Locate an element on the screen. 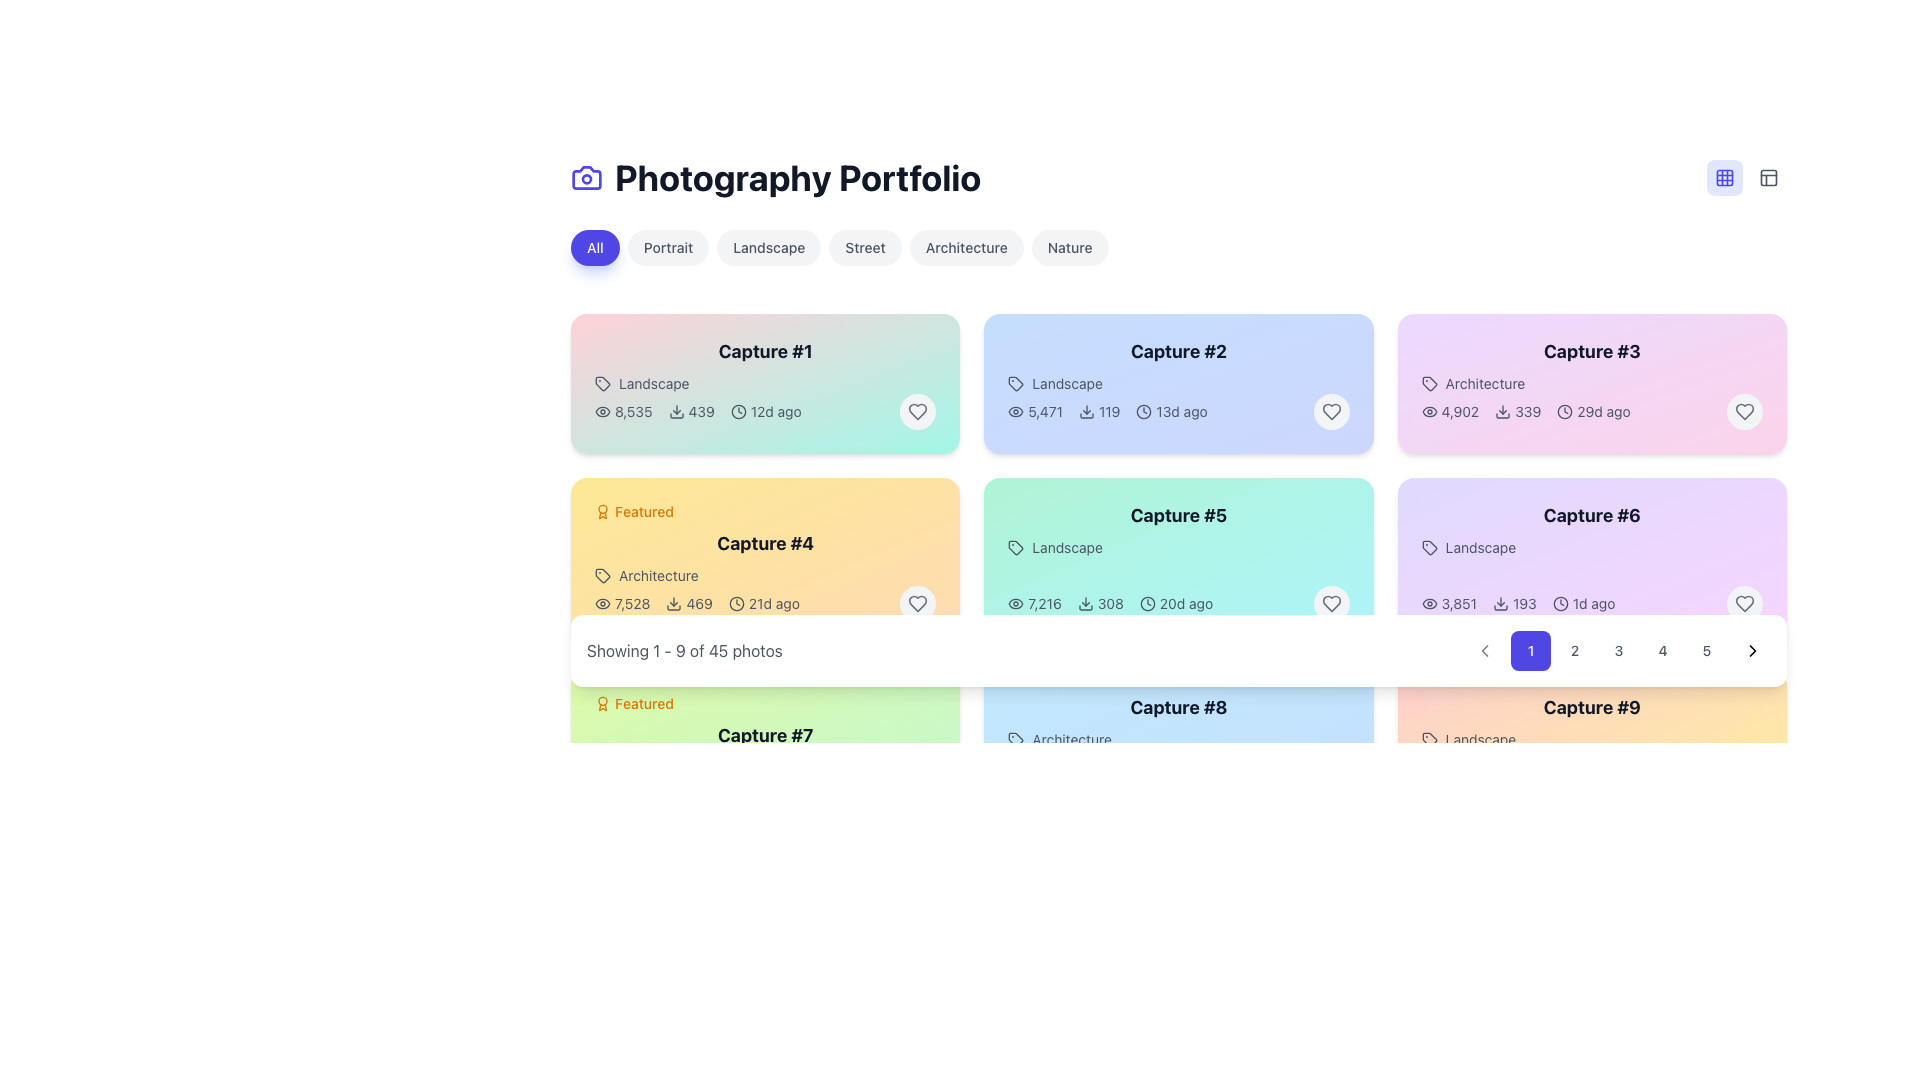 The height and width of the screenshot is (1080, 1920). the content card located in the lower section of the grid, positioned between 'Capture #6' and 'Capture #8' is located at coordinates (764, 736).